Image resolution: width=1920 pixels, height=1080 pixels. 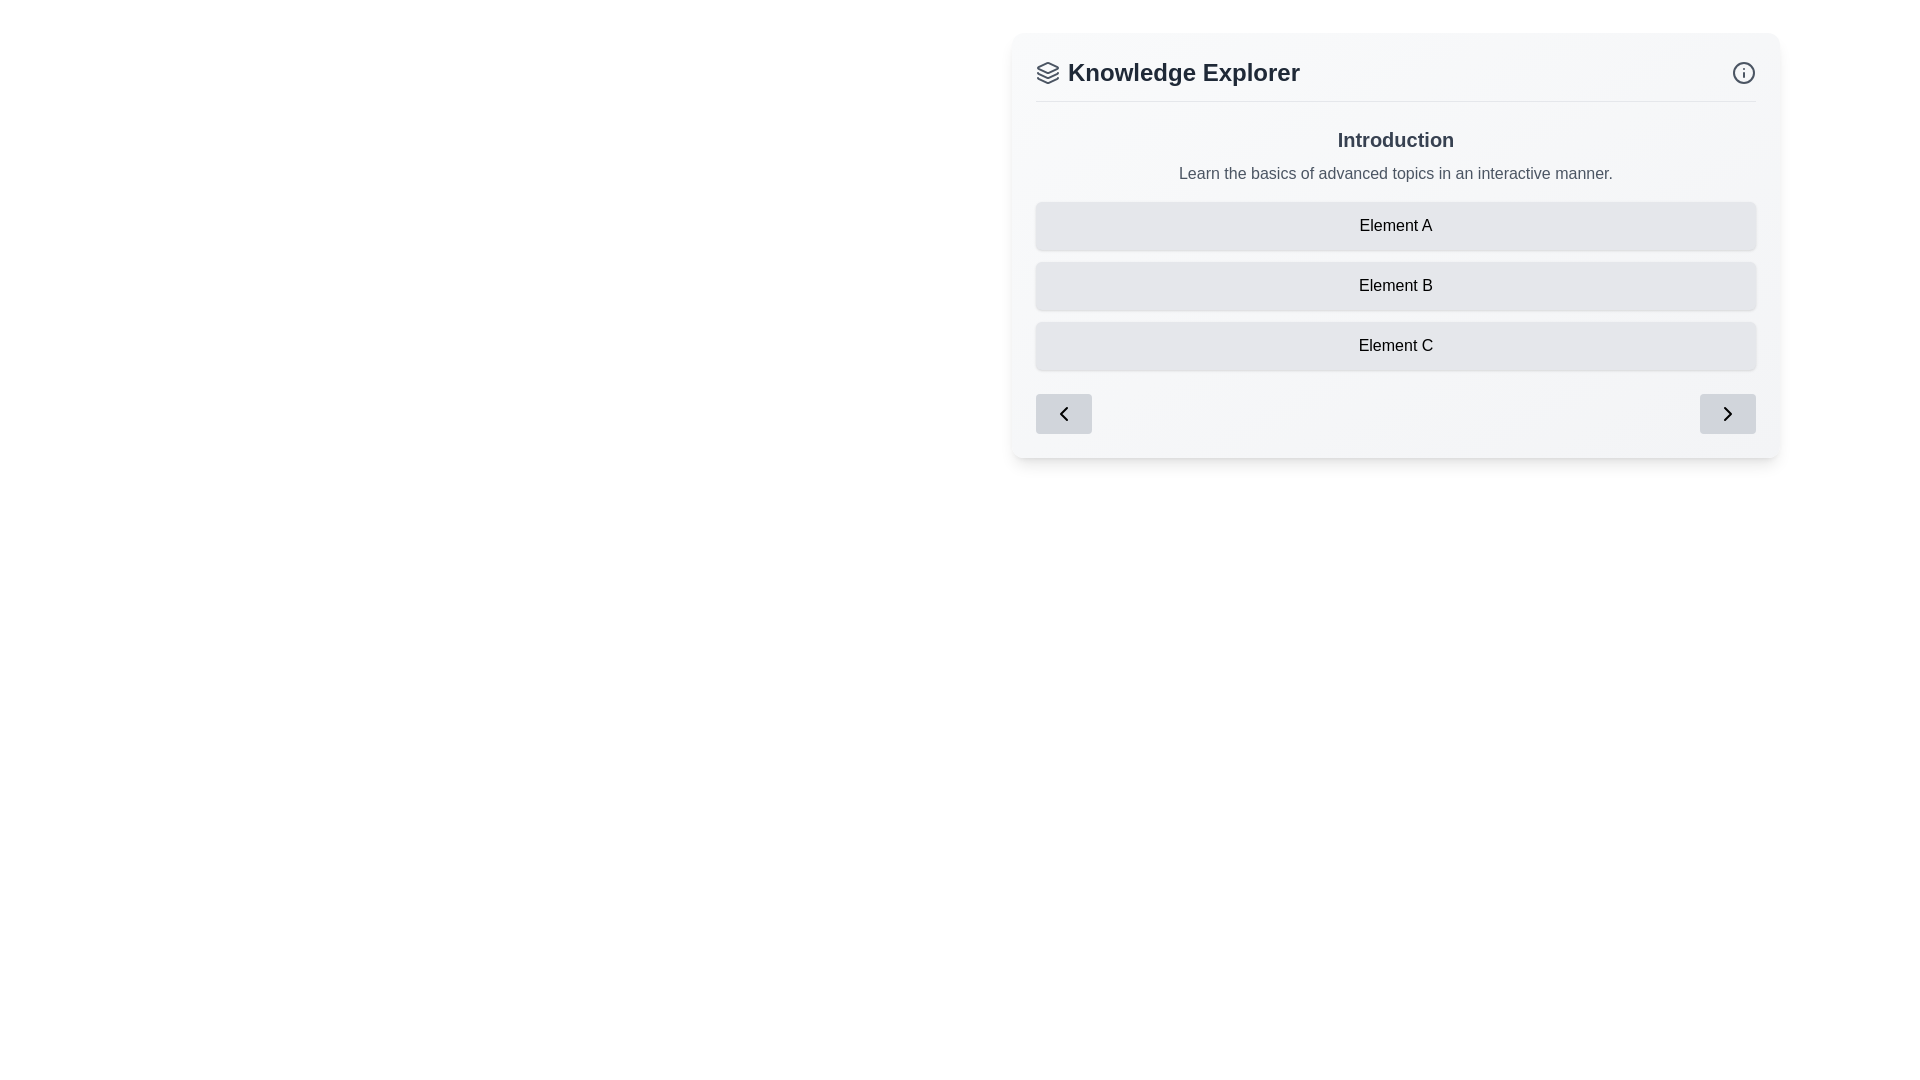 What do you see at coordinates (1395, 172) in the screenshot?
I see `the informational text that provides a descriptive subtitle for the 'Introduction' section, located directly beneath the heading and centered within the layout` at bounding box center [1395, 172].